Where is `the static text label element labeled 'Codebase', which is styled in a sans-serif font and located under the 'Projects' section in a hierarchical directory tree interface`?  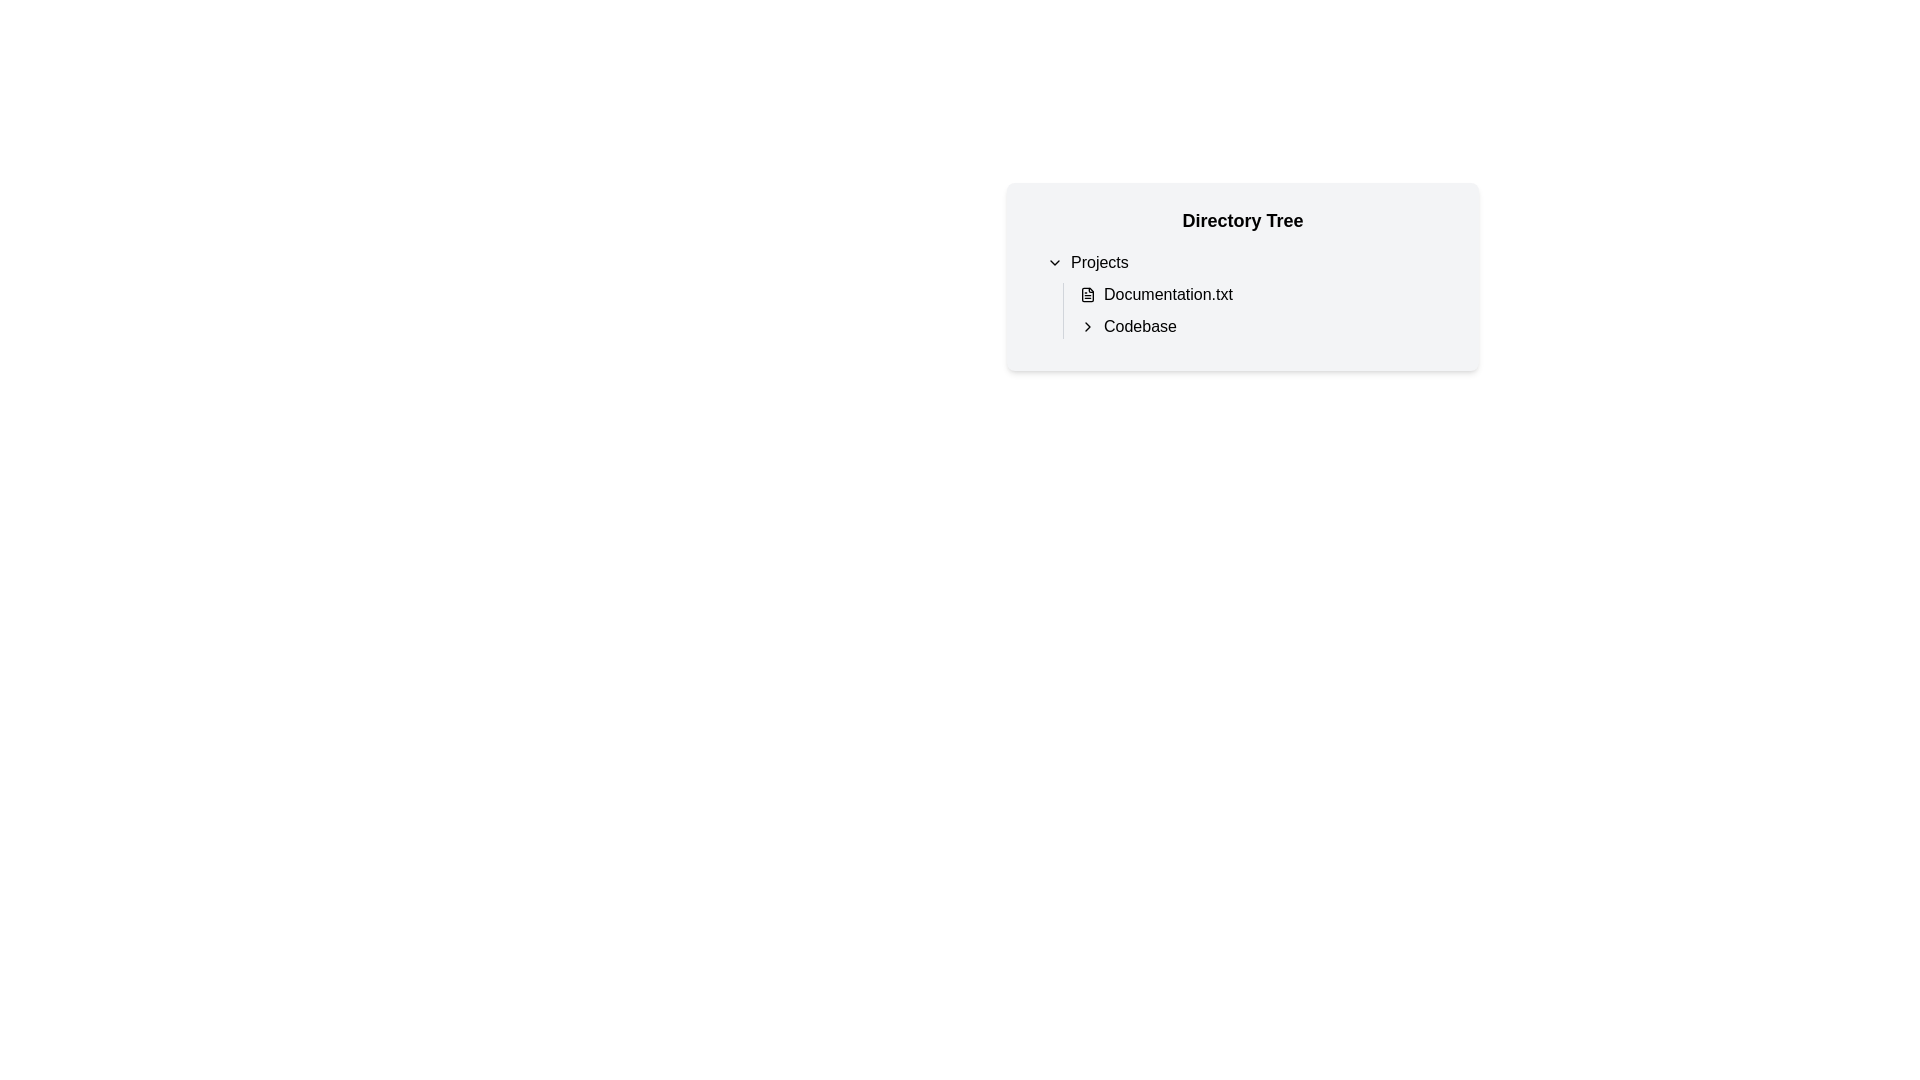 the static text label element labeled 'Codebase', which is styled in a sans-serif font and located under the 'Projects' section in a hierarchical directory tree interface is located at coordinates (1140, 326).